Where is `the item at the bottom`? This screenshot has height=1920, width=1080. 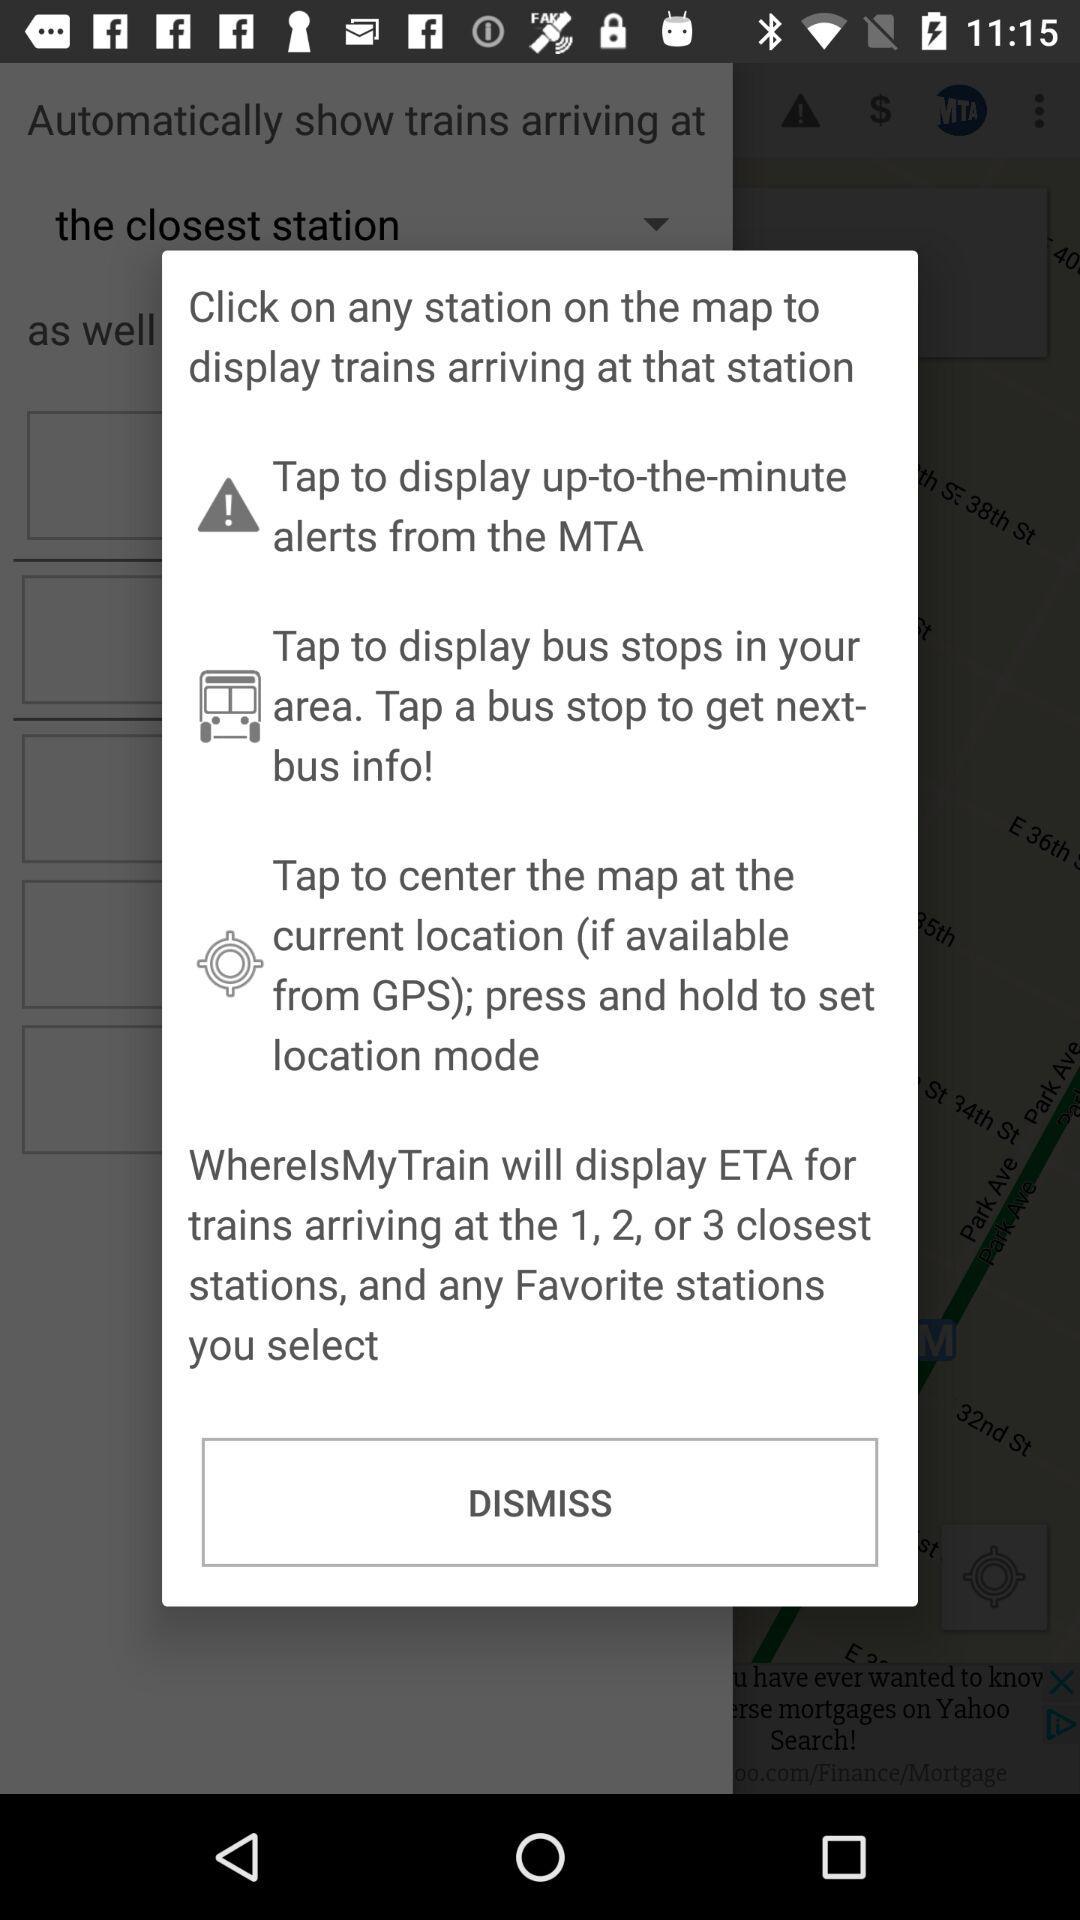
the item at the bottom is located at coordinates (540, 1502).